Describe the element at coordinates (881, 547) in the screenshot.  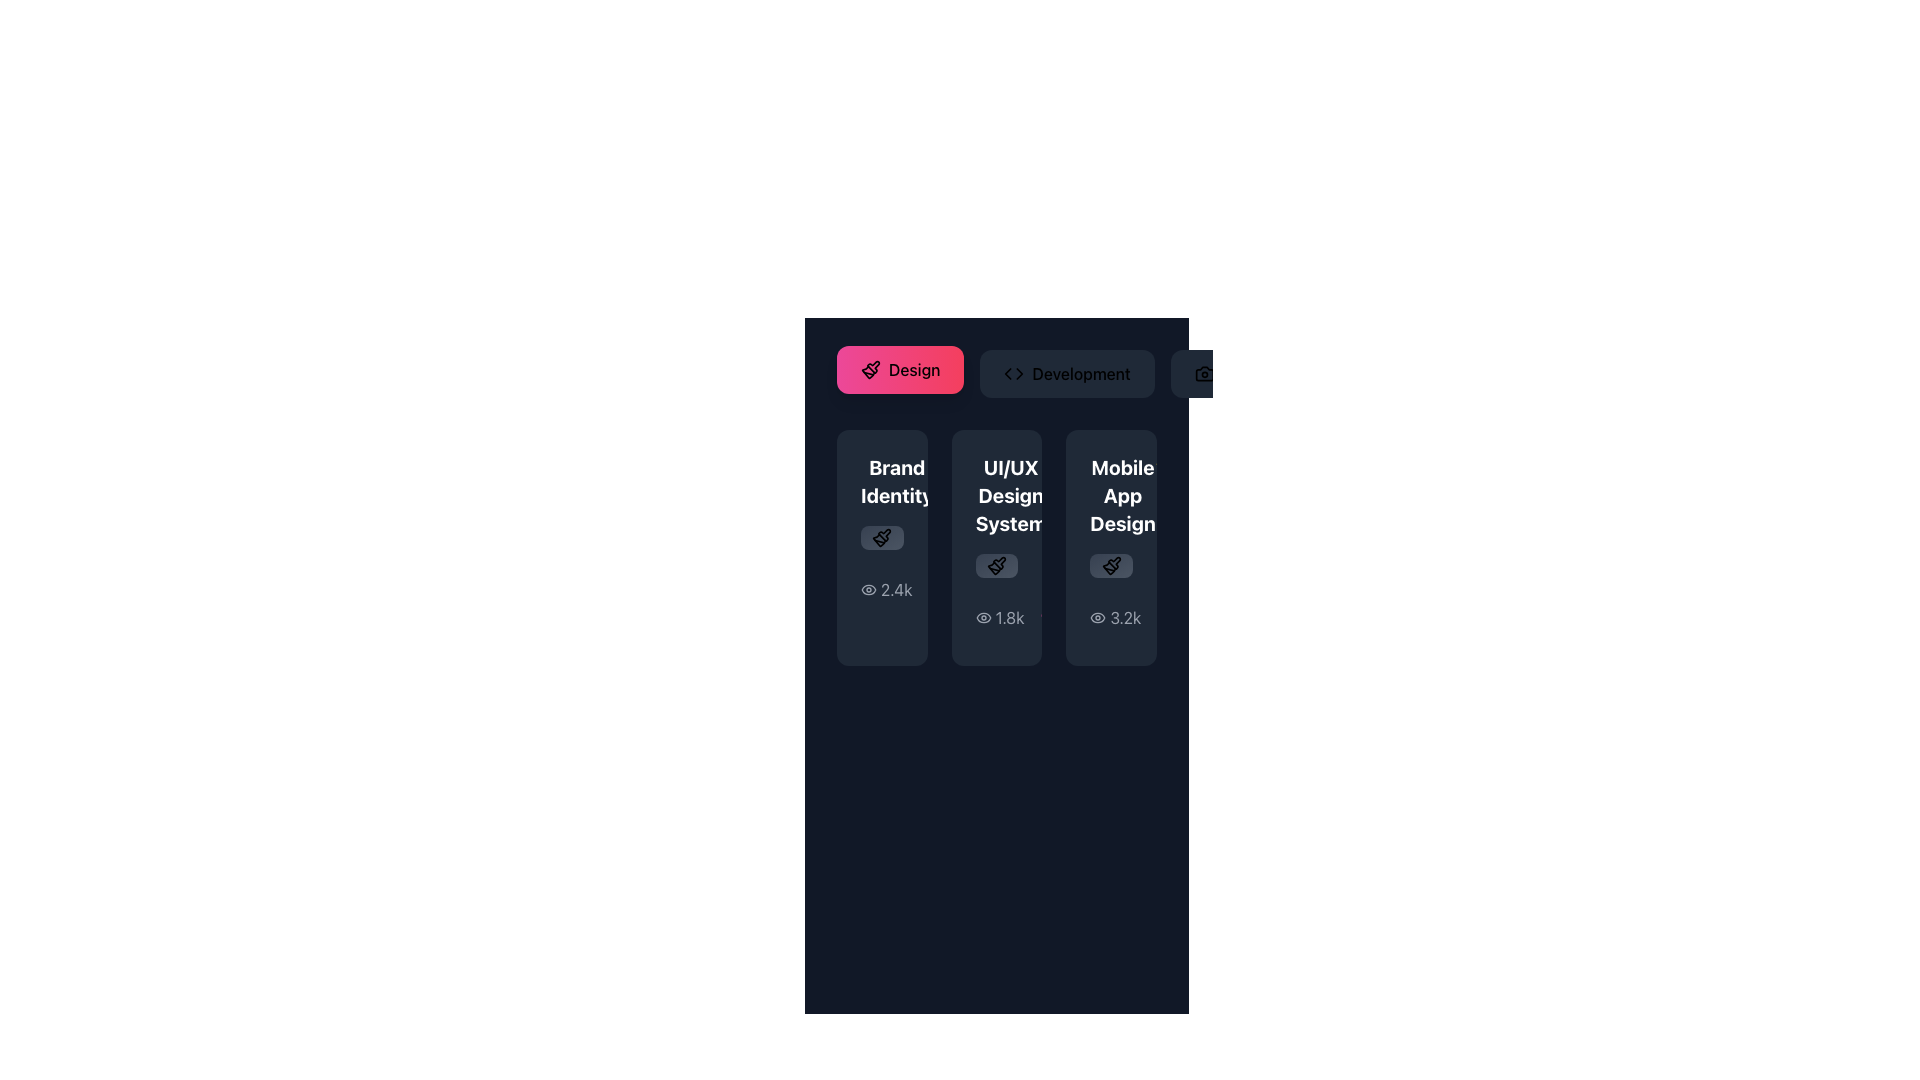
I see `the 'Brand Identity' Information Card, which is the first element in the grid layout` at that location.